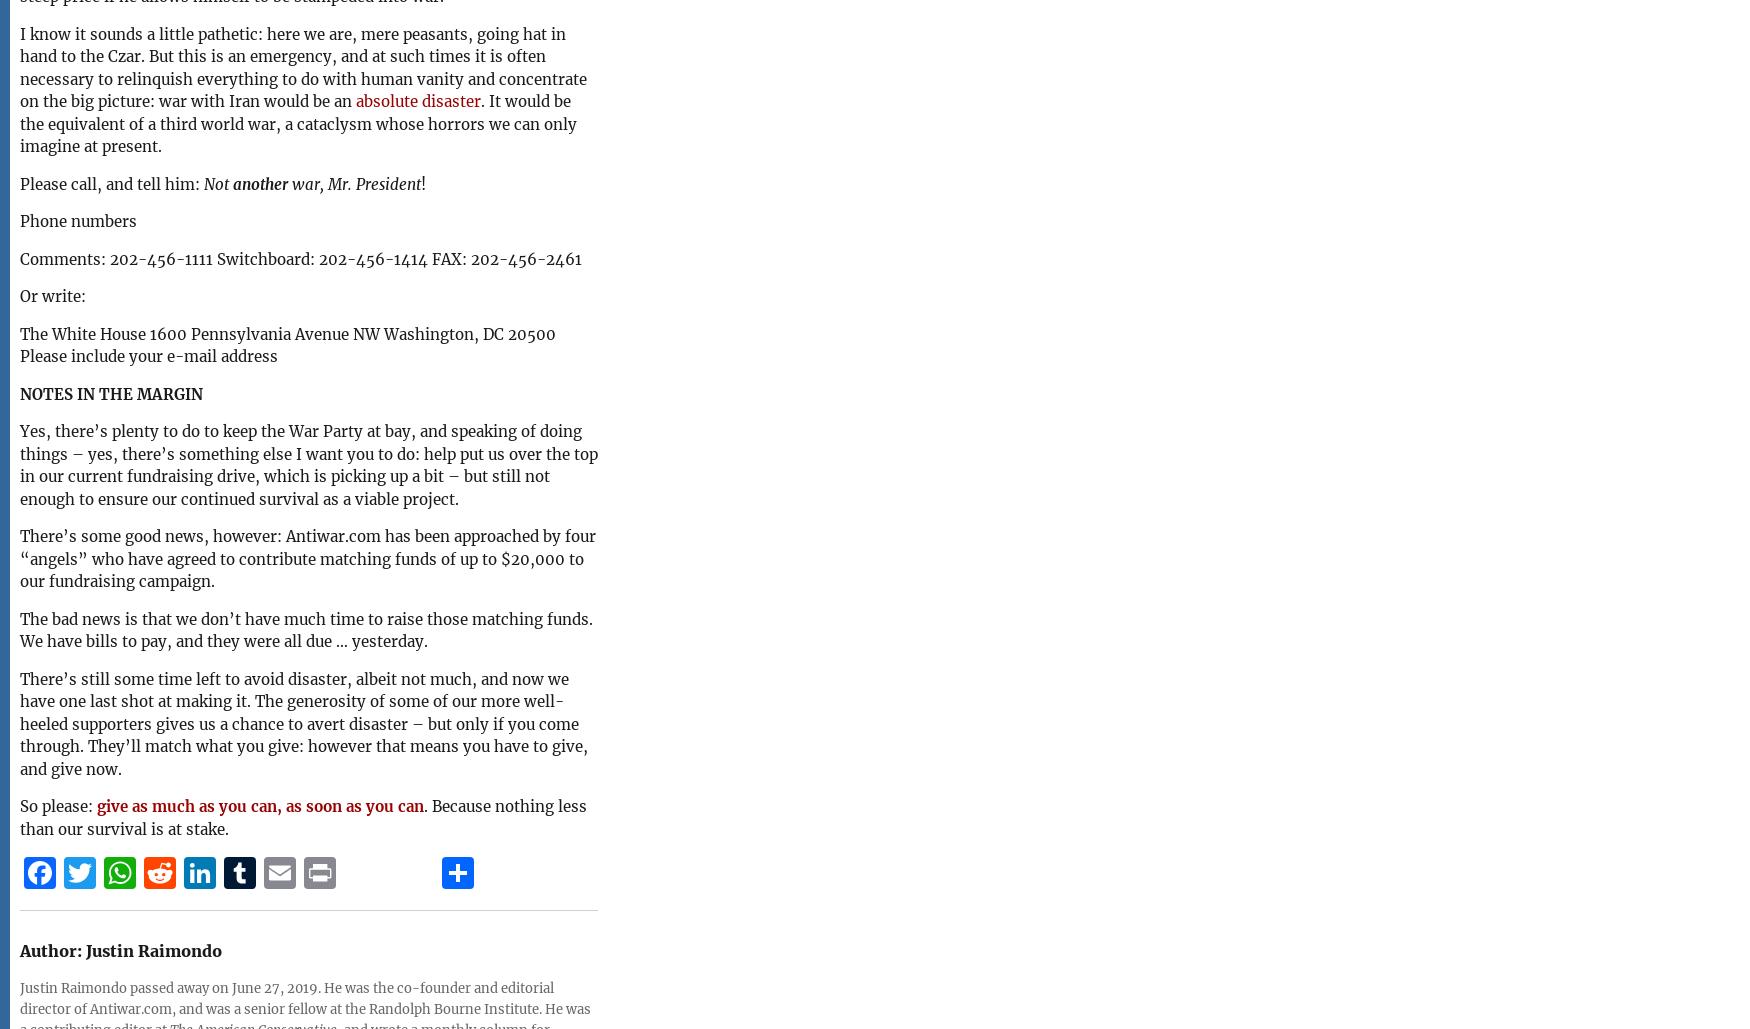  What do you see at coordinates (218, 183) in the screenshot?
I see `'Not'` at bounding box center [218, 183].